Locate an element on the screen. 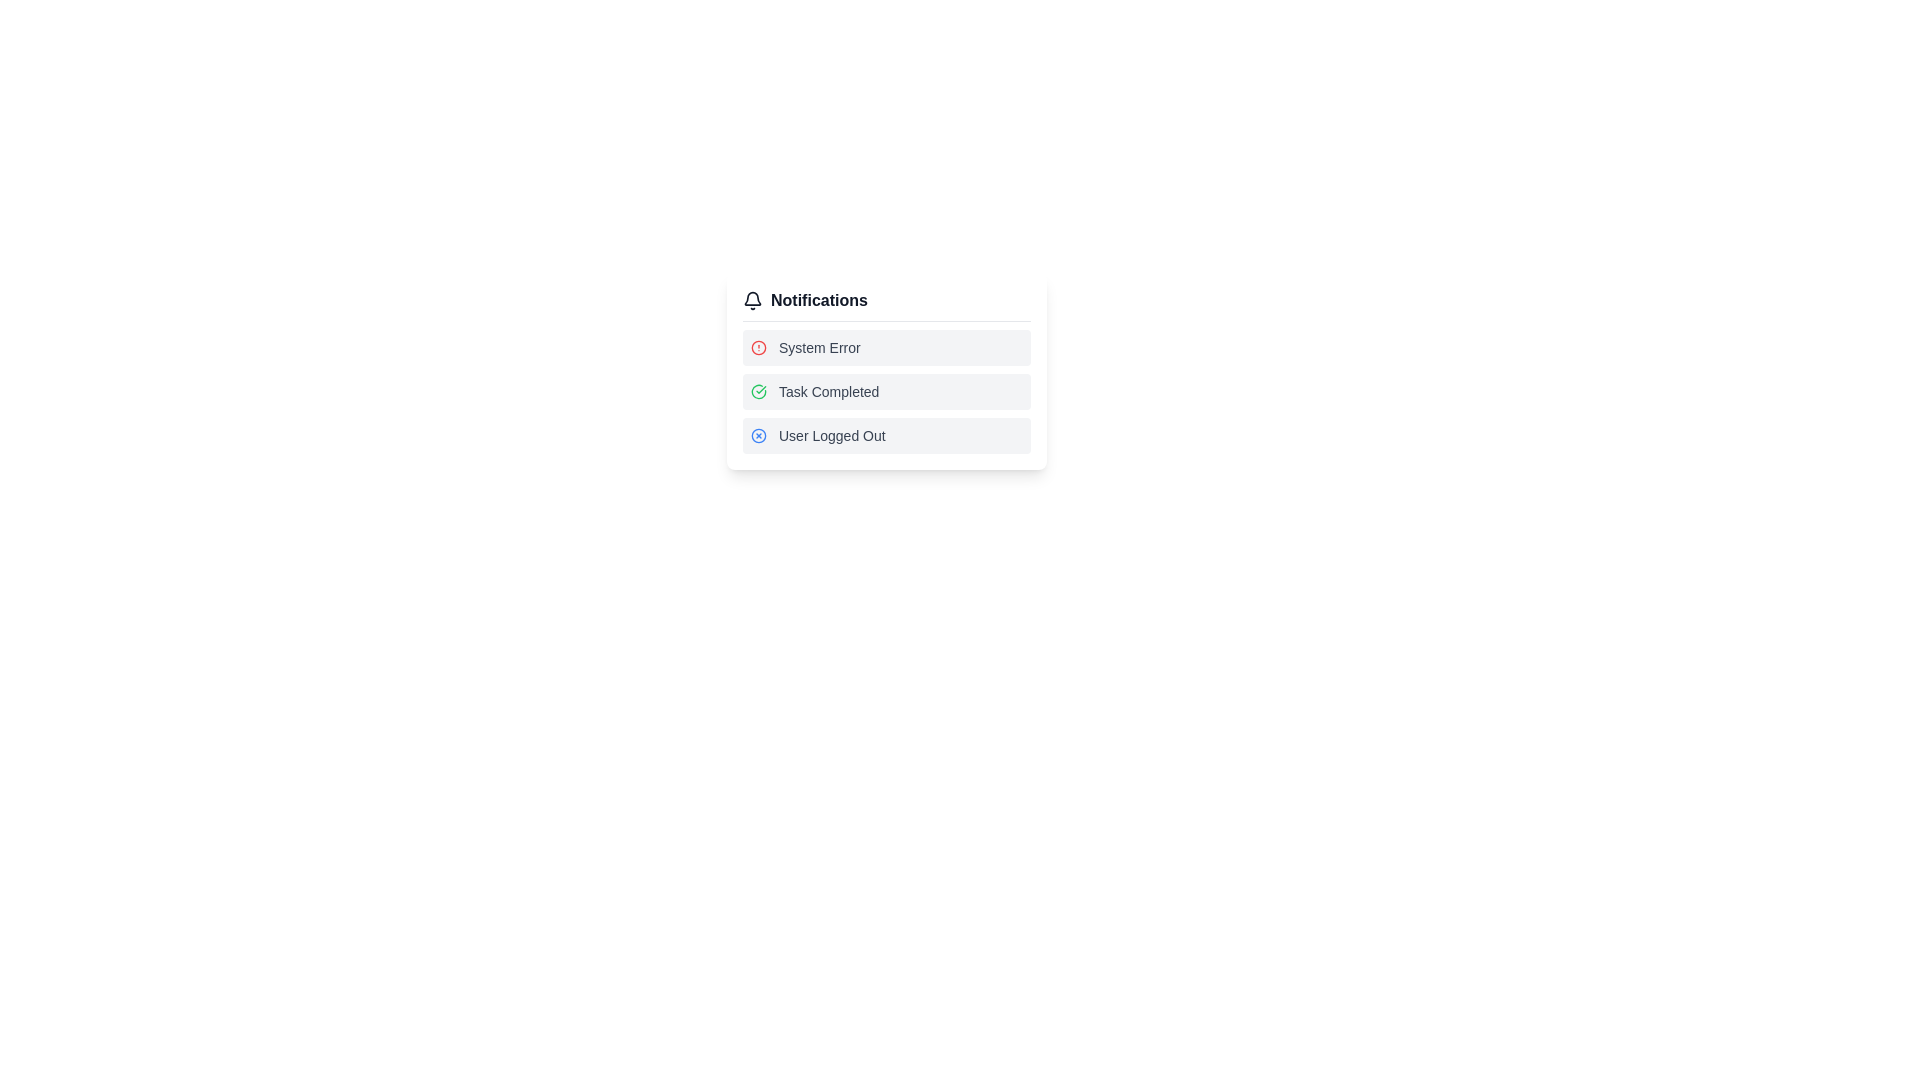  the circular icon with a green outline and checkmark inside, located at the leftmost side of the 'Task Completed' notification row, next to the text label 'Task Completed' is located at coordinates (757, 392).